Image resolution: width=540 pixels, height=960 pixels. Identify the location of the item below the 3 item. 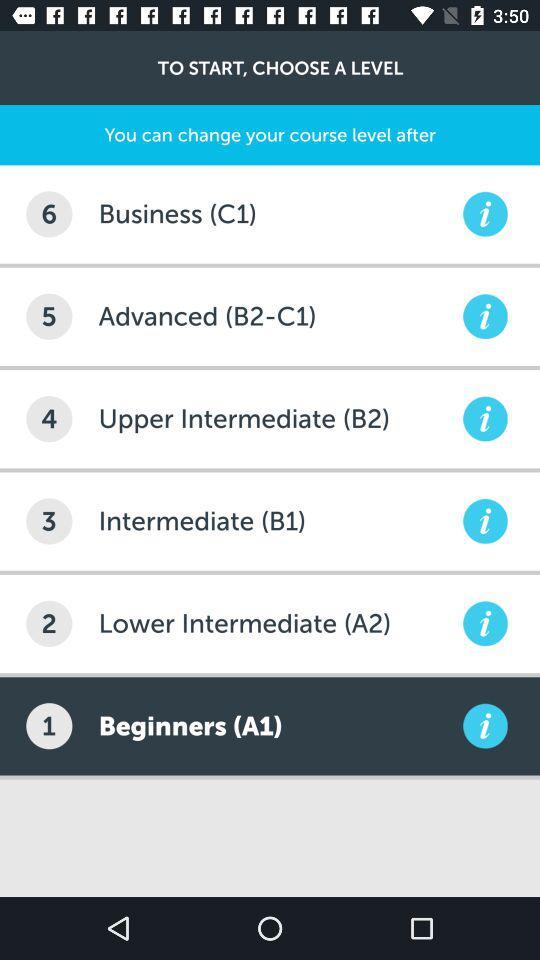
(49, 622).